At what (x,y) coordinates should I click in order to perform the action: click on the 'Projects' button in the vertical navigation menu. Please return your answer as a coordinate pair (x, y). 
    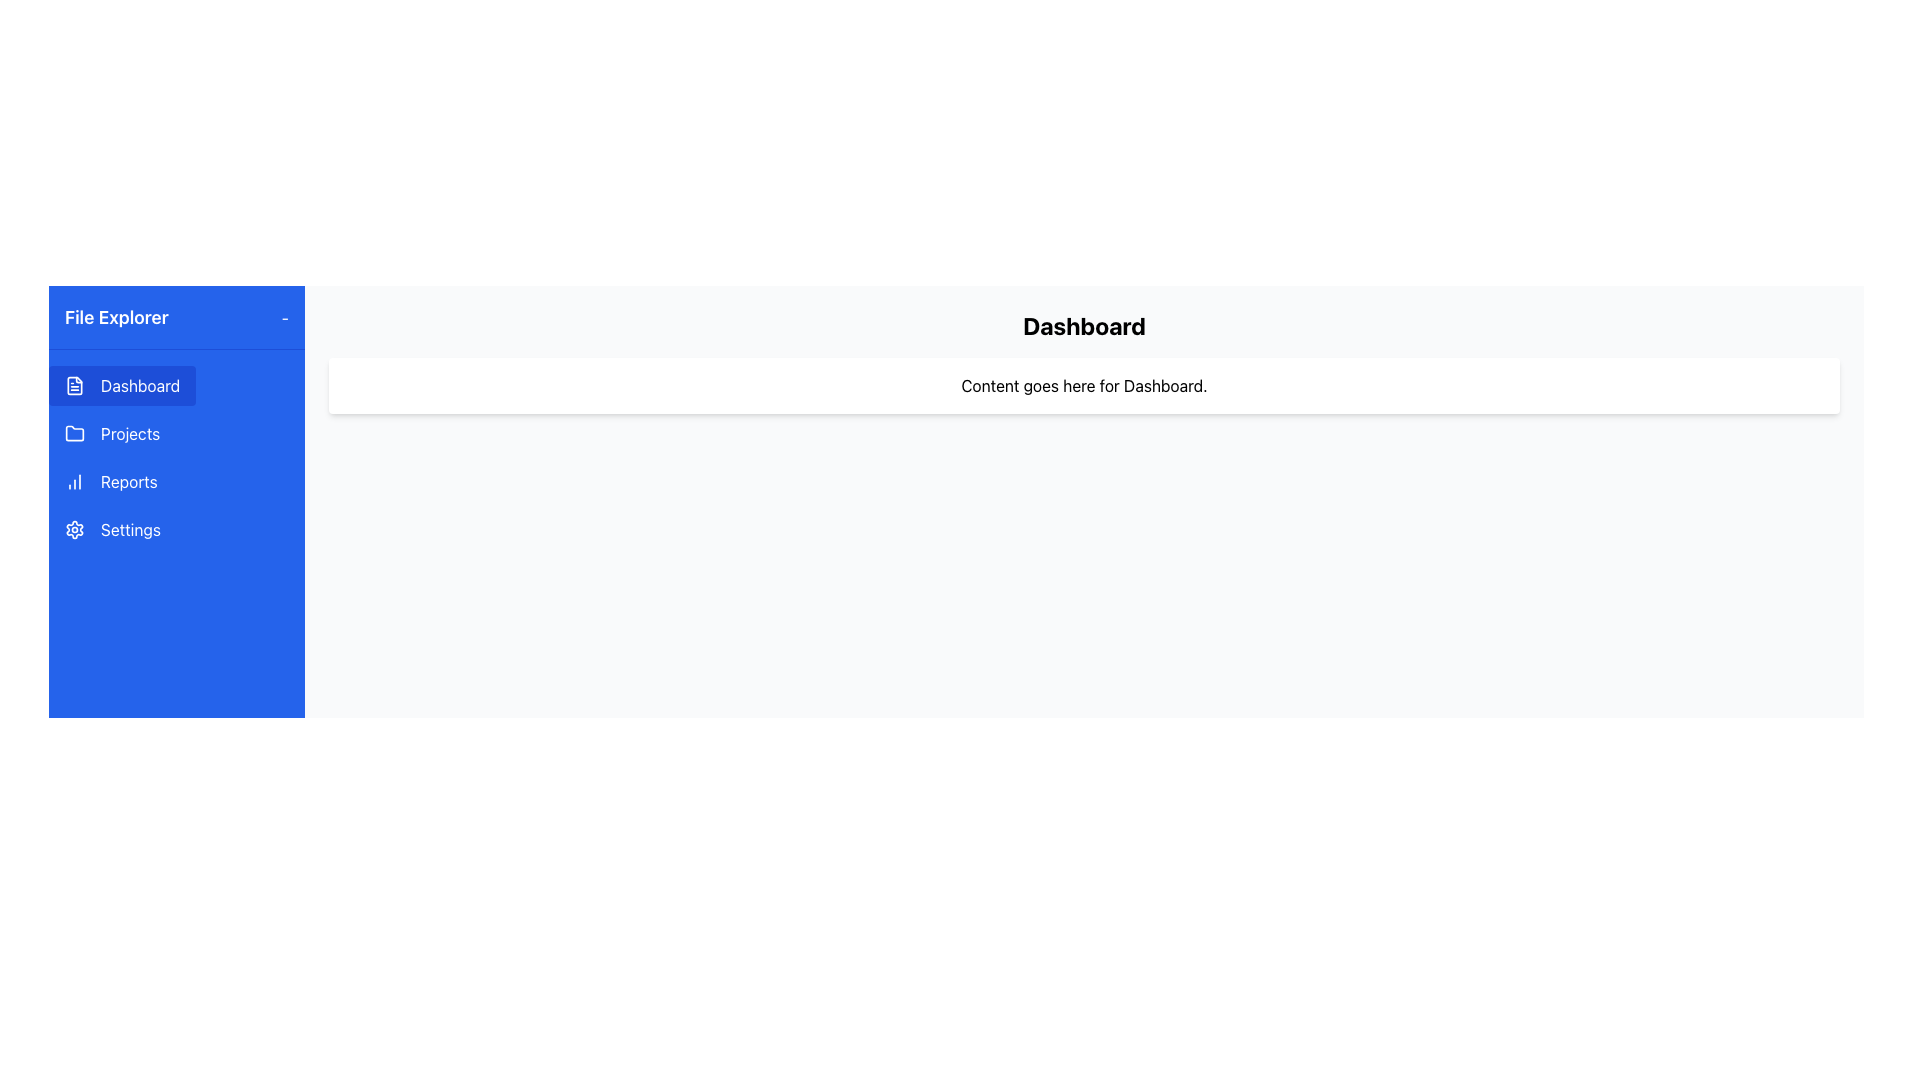
    Looking at the image, I should click on (111, 433).